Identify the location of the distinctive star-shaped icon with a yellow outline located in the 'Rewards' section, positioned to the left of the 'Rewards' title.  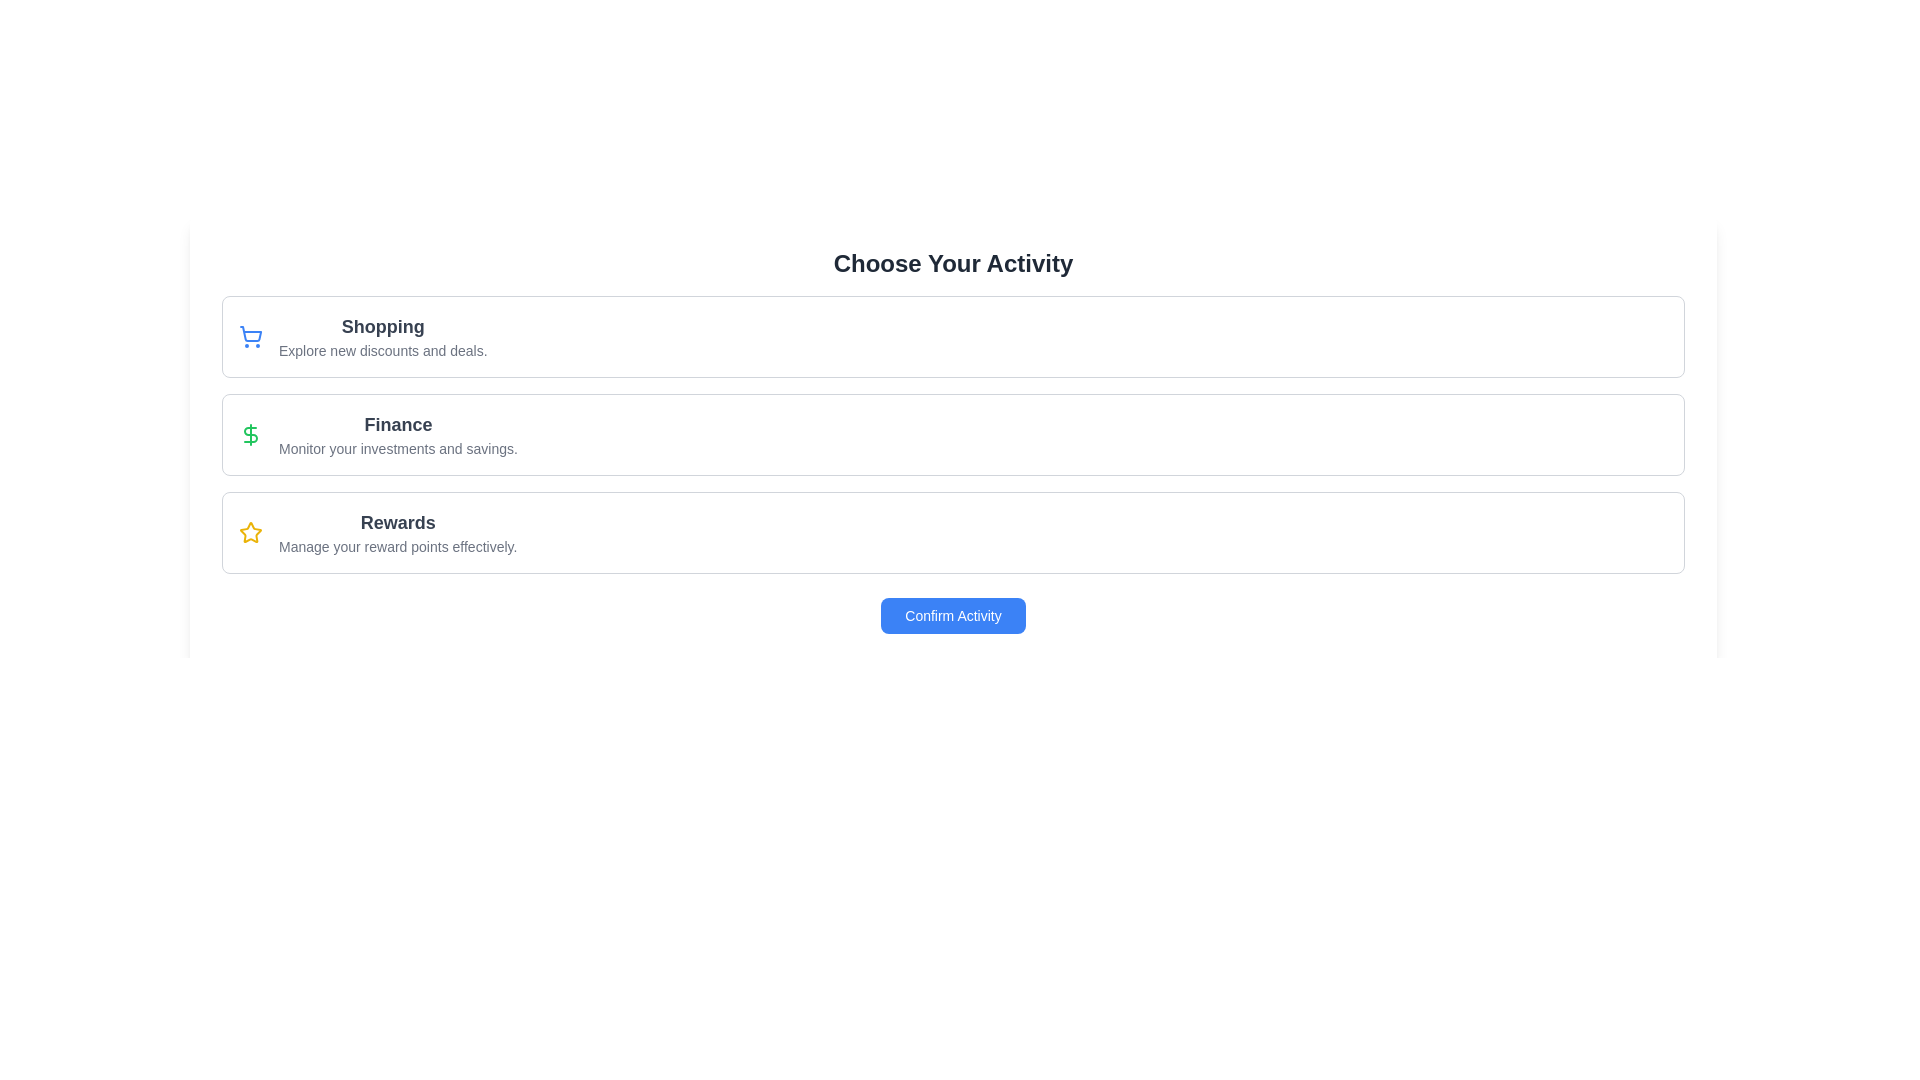
(249, 531).